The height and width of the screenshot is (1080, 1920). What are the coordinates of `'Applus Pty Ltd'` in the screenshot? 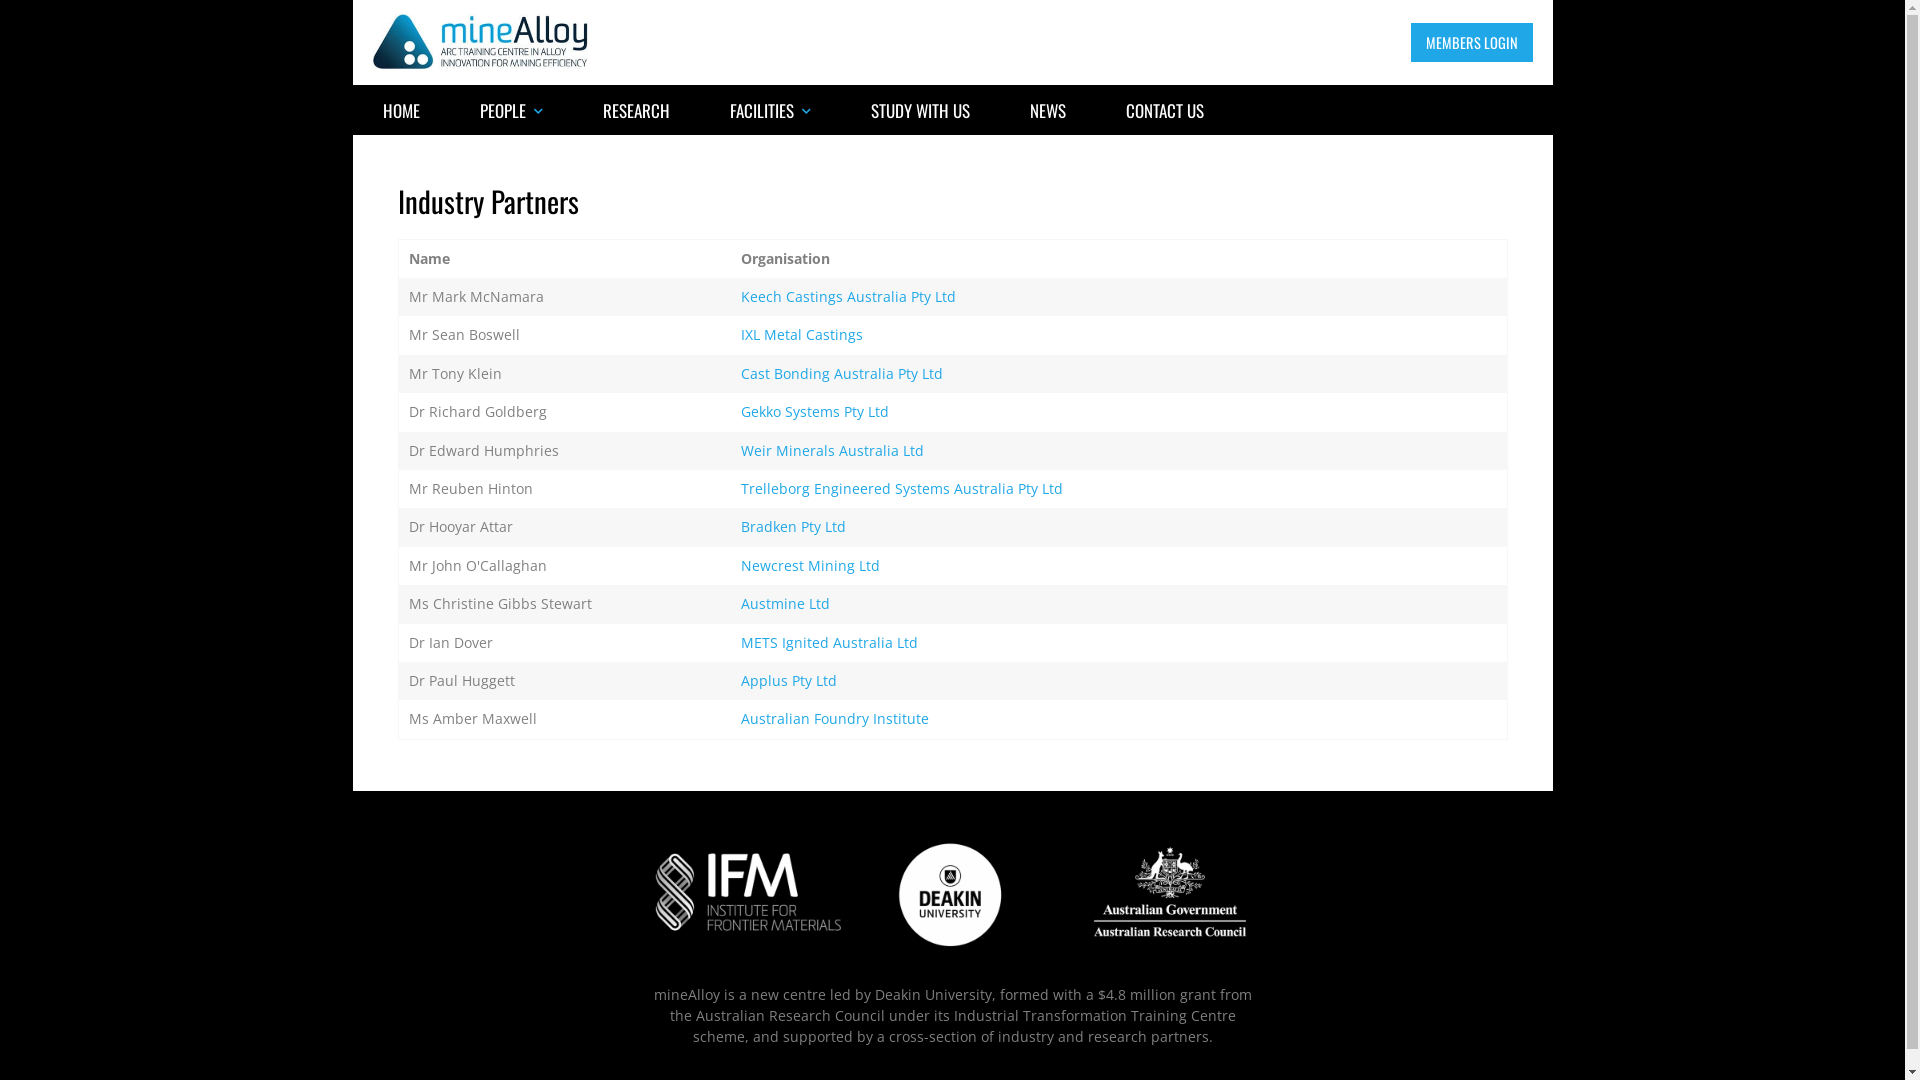 It's located at (787, 679).